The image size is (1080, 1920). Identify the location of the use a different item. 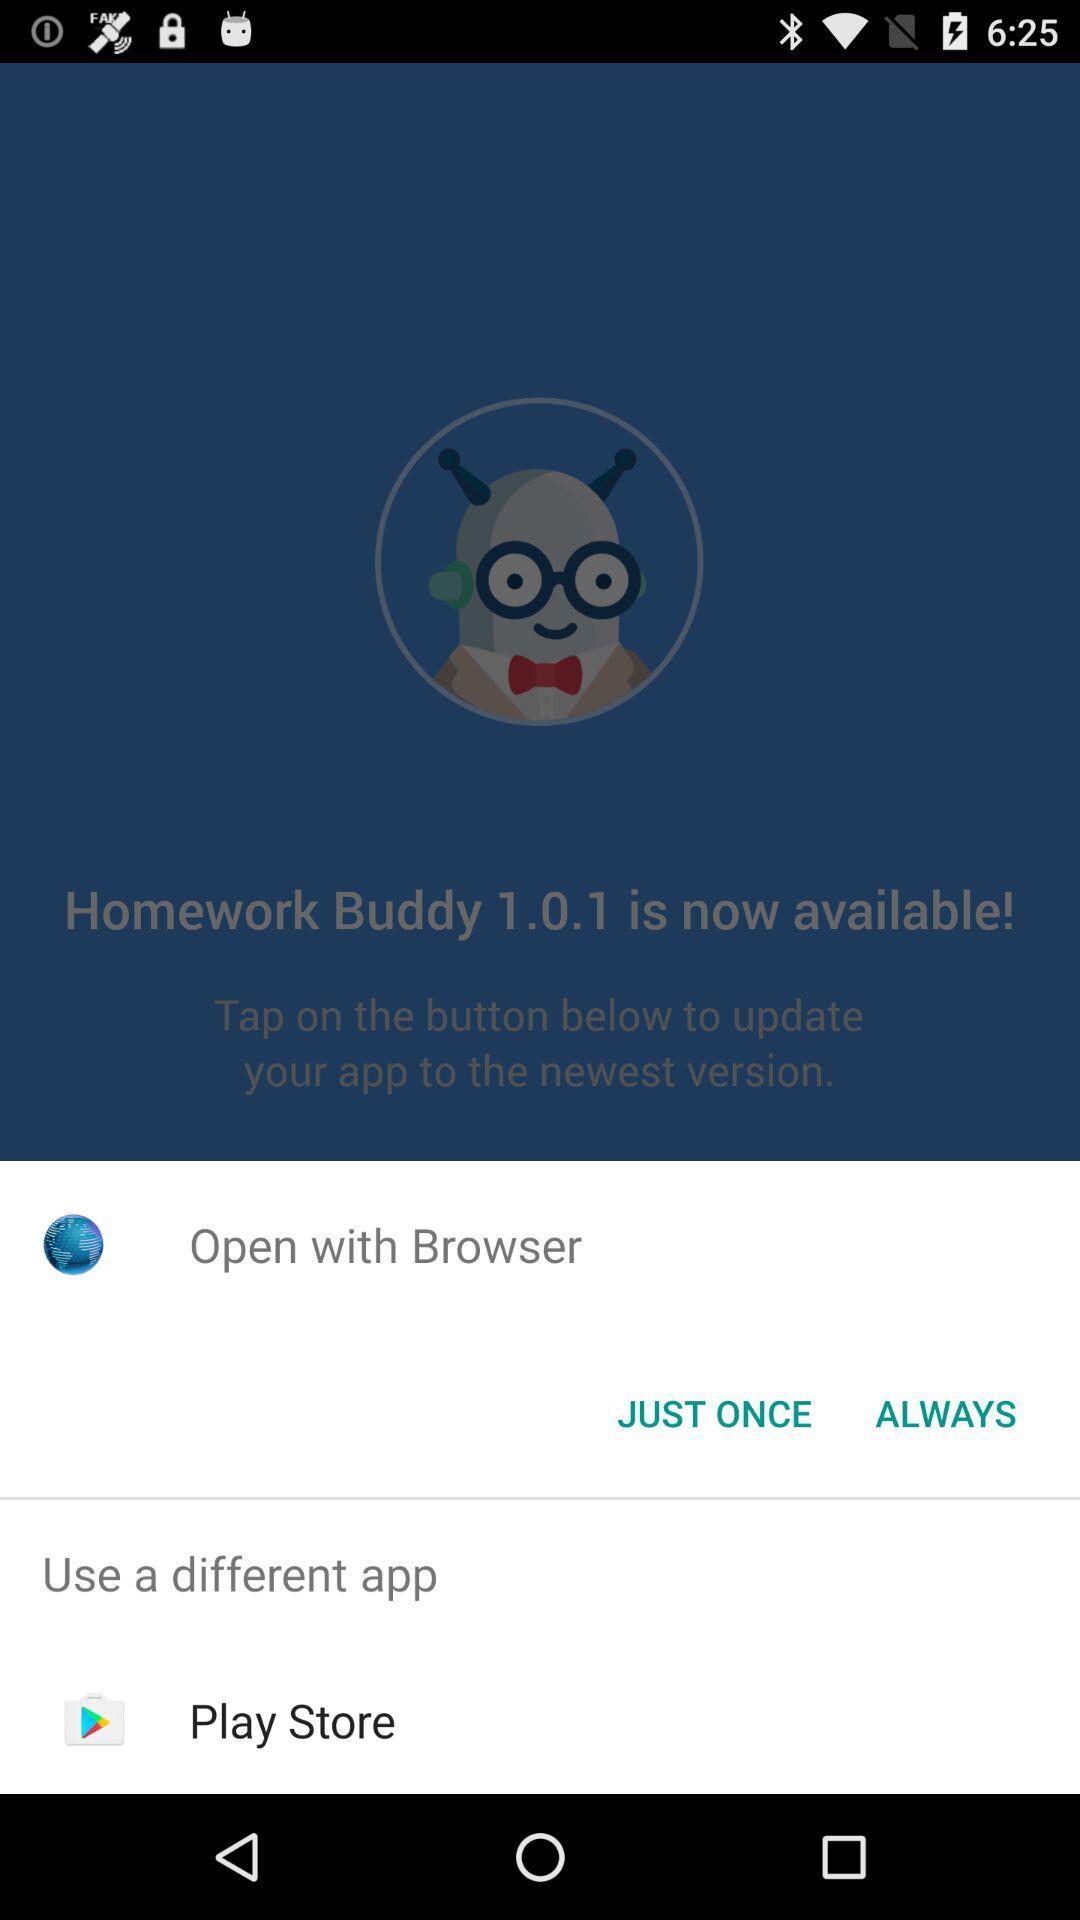
(540, 1572).